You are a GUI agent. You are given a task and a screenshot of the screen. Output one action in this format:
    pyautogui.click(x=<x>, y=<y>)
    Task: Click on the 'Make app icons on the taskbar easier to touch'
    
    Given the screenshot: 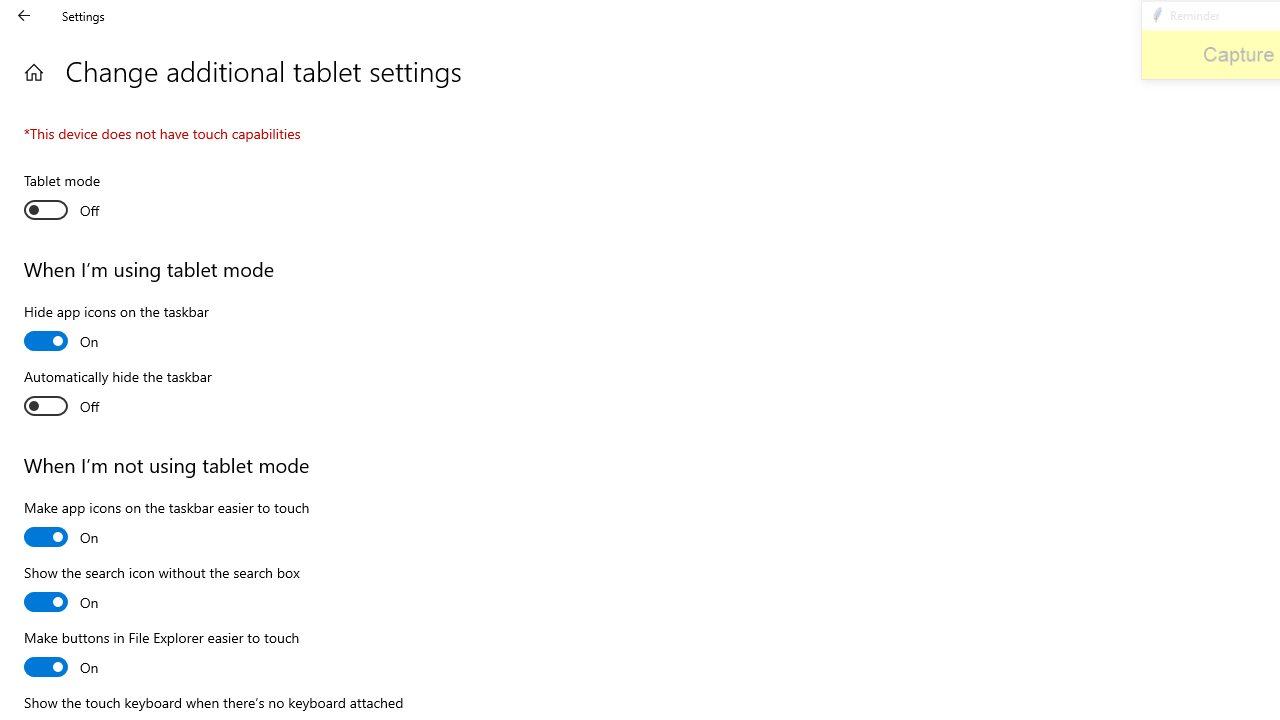 What is the action you would take?
    pyautogui.click(x=167, y=524)
    